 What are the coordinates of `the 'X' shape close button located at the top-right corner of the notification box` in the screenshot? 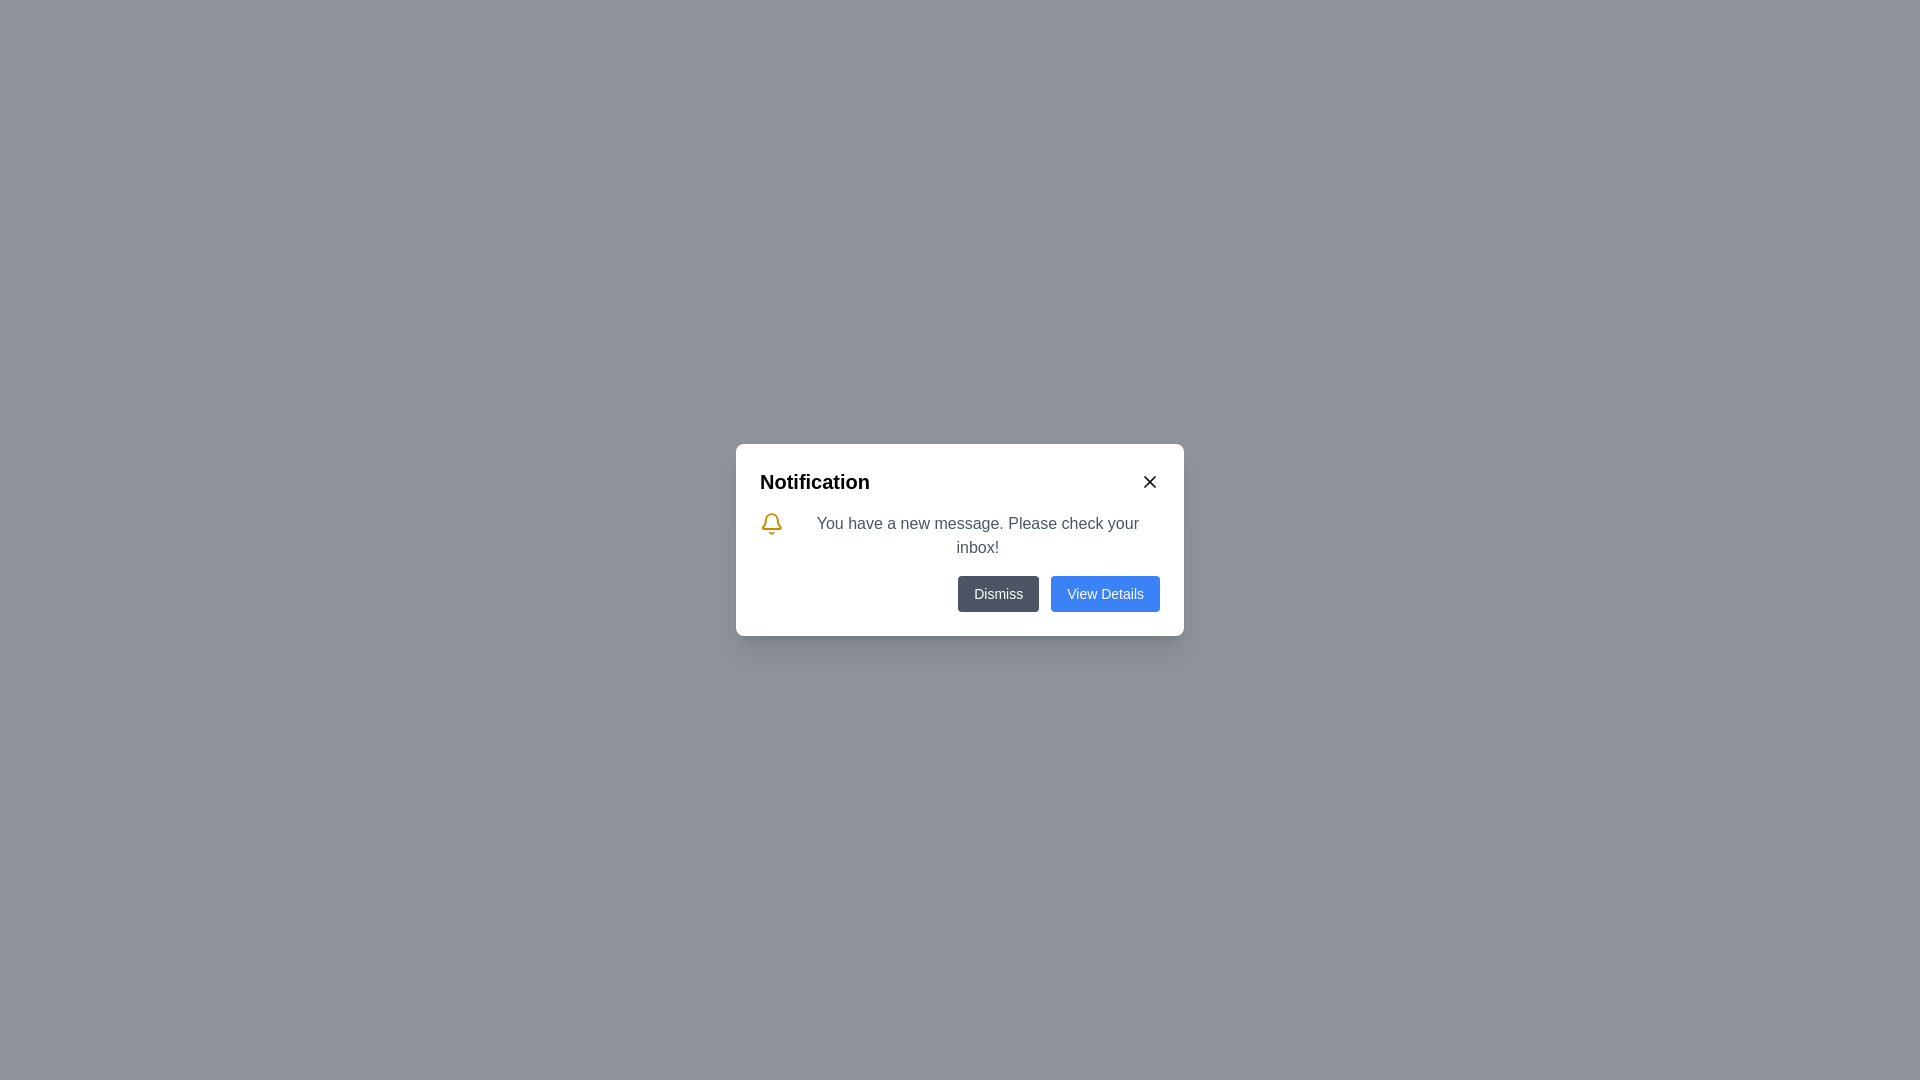 It's located at (1150, 482).